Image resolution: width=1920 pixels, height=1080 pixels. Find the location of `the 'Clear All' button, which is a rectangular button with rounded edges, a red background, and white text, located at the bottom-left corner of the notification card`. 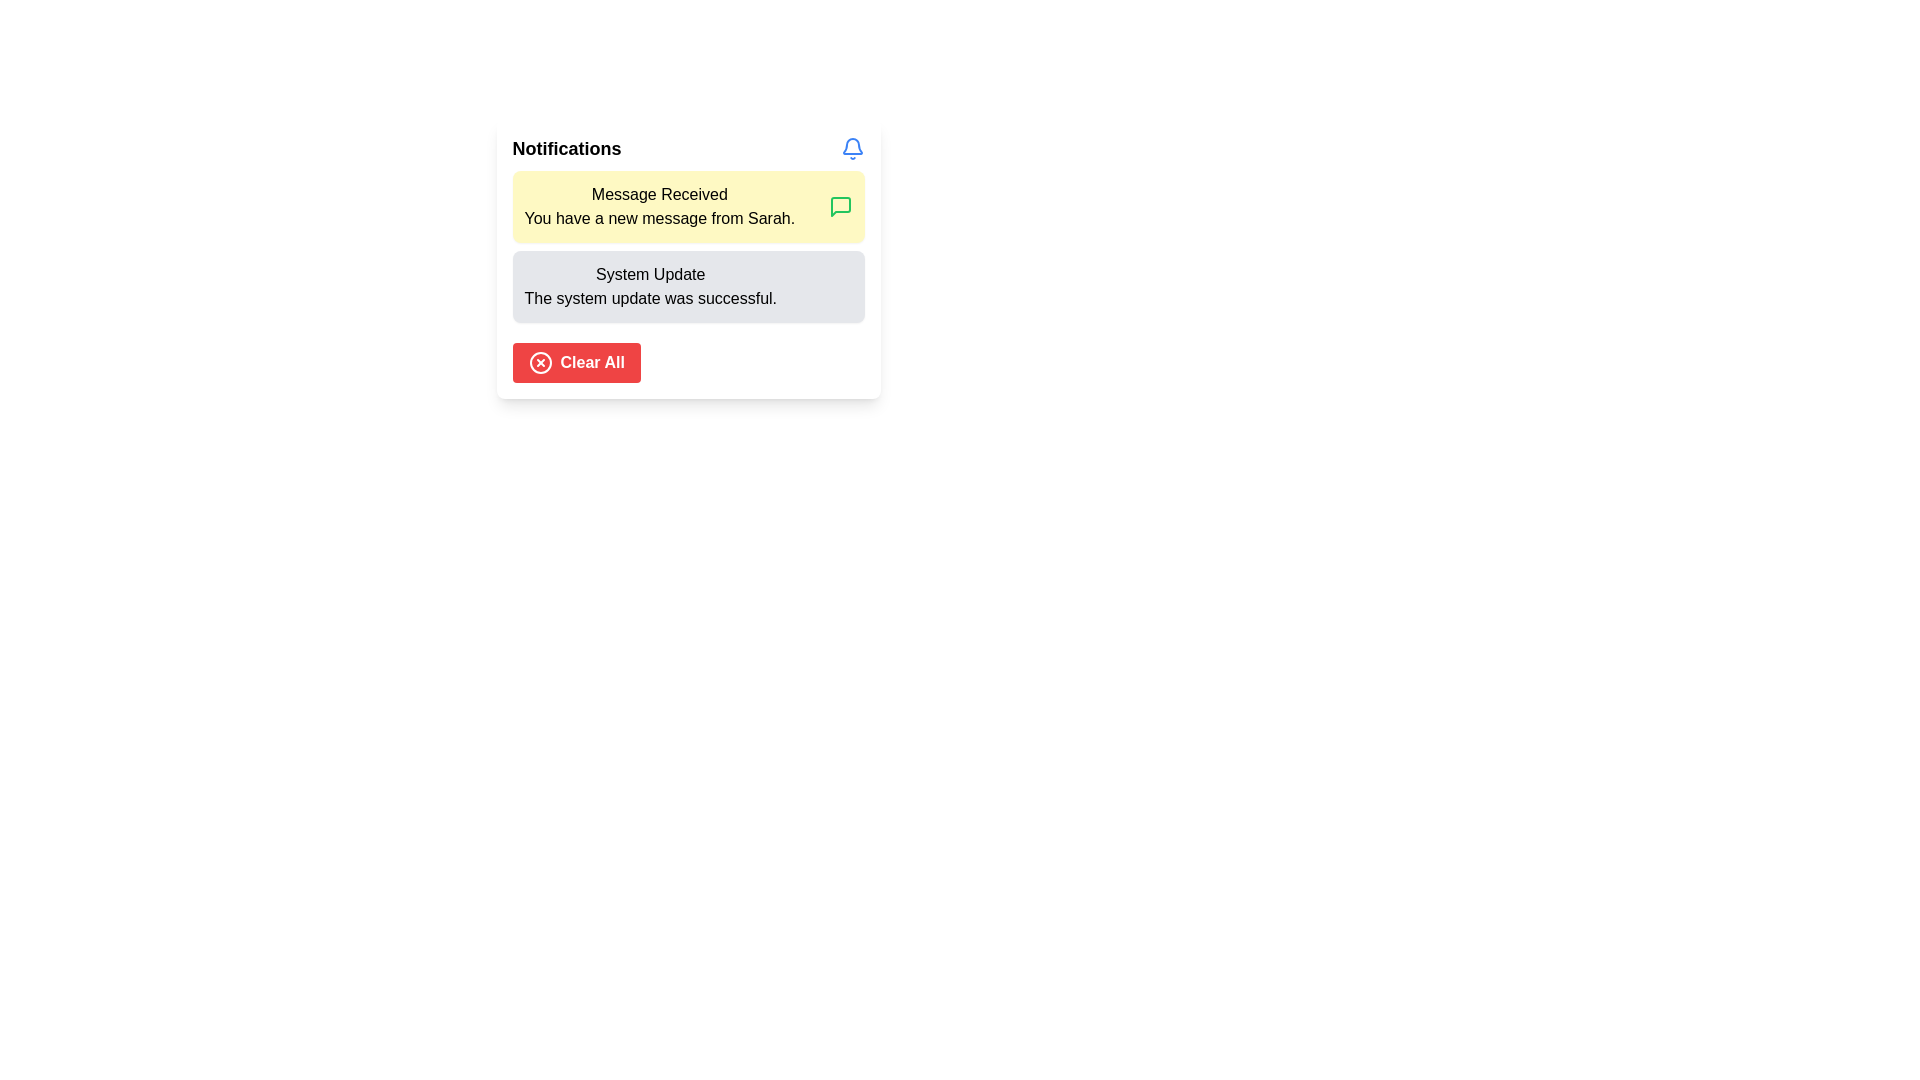

the 'Clear All' button, which is a rectangular button with rounded edges, a red background, and white text, located at the bottom-left corner of the notification card is located at coordinates (575, 362).